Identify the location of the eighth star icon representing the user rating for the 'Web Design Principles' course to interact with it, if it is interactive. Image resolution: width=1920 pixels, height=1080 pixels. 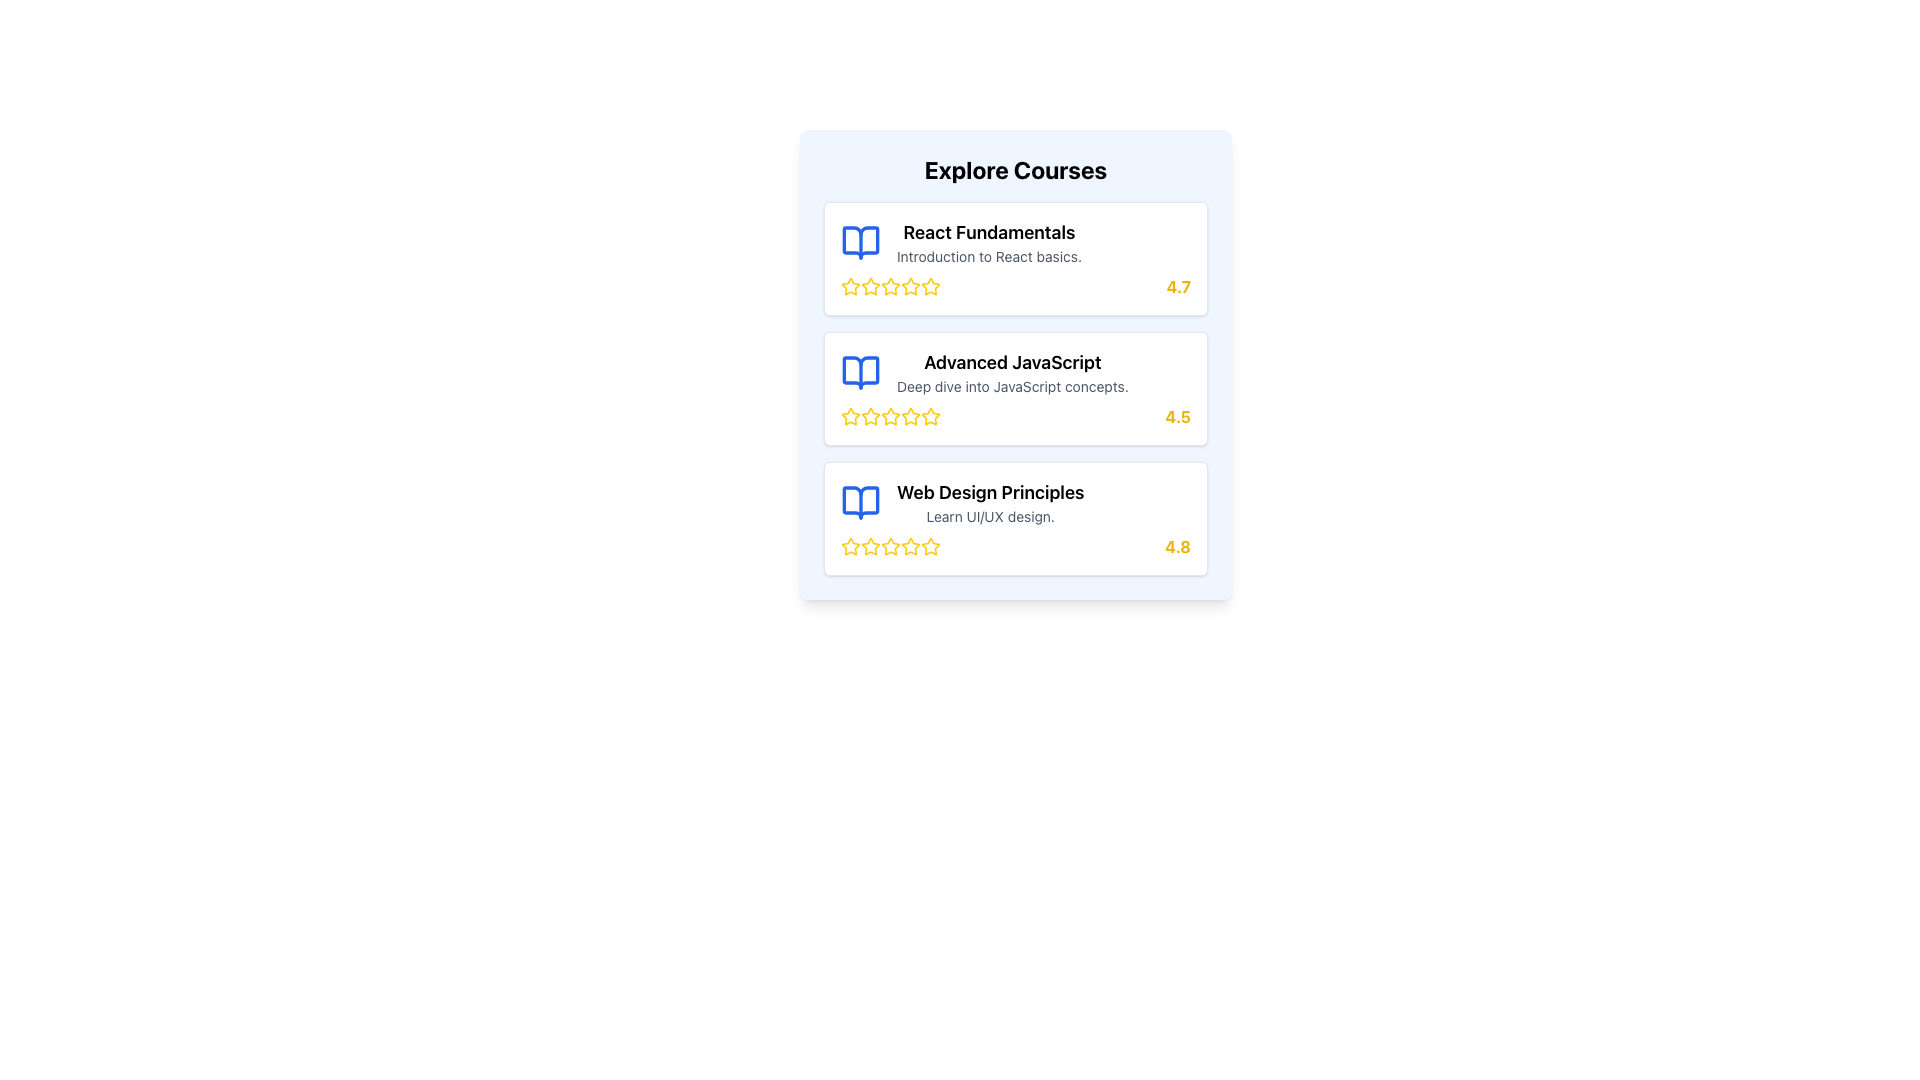
(930, 547).